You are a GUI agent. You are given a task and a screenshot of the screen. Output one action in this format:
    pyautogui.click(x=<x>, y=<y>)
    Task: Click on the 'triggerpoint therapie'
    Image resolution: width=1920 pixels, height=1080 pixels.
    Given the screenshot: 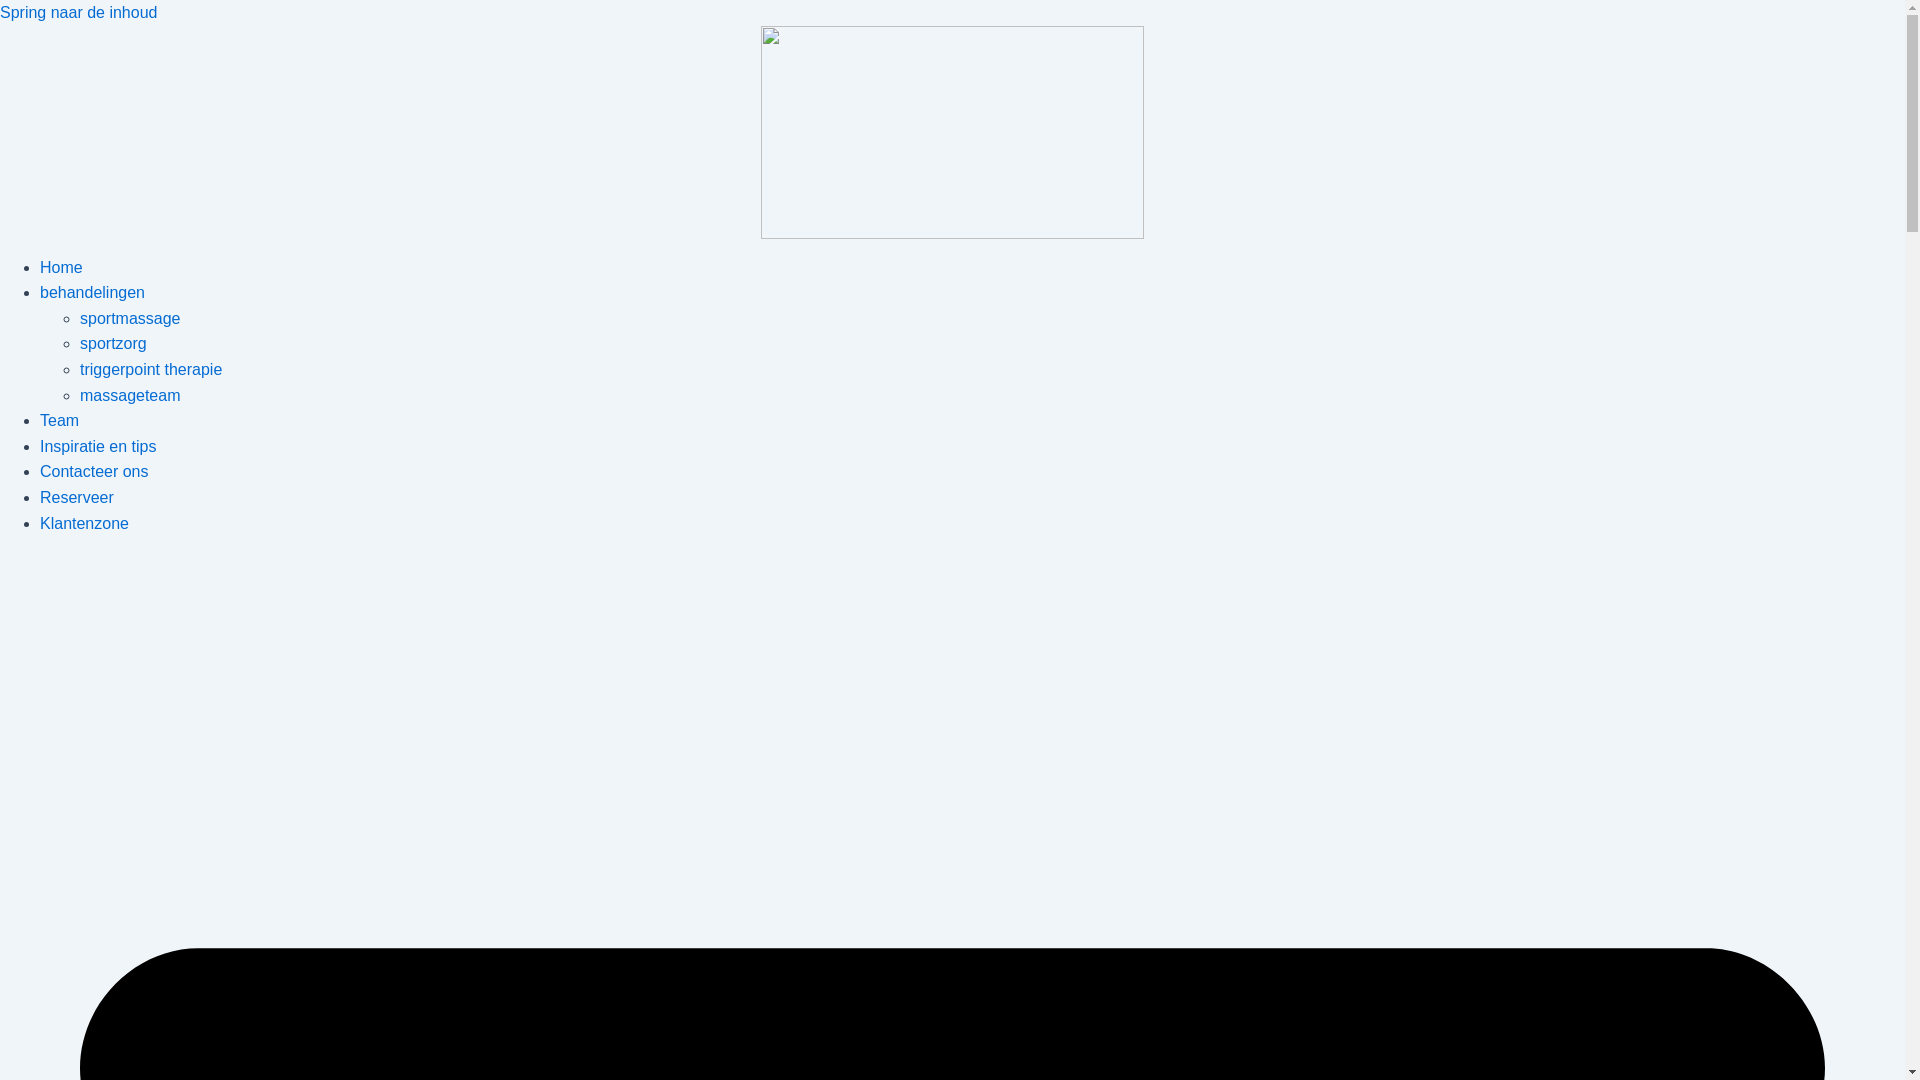 What is the action you would take?
    pyautogui.click(x=80, y=369)
    